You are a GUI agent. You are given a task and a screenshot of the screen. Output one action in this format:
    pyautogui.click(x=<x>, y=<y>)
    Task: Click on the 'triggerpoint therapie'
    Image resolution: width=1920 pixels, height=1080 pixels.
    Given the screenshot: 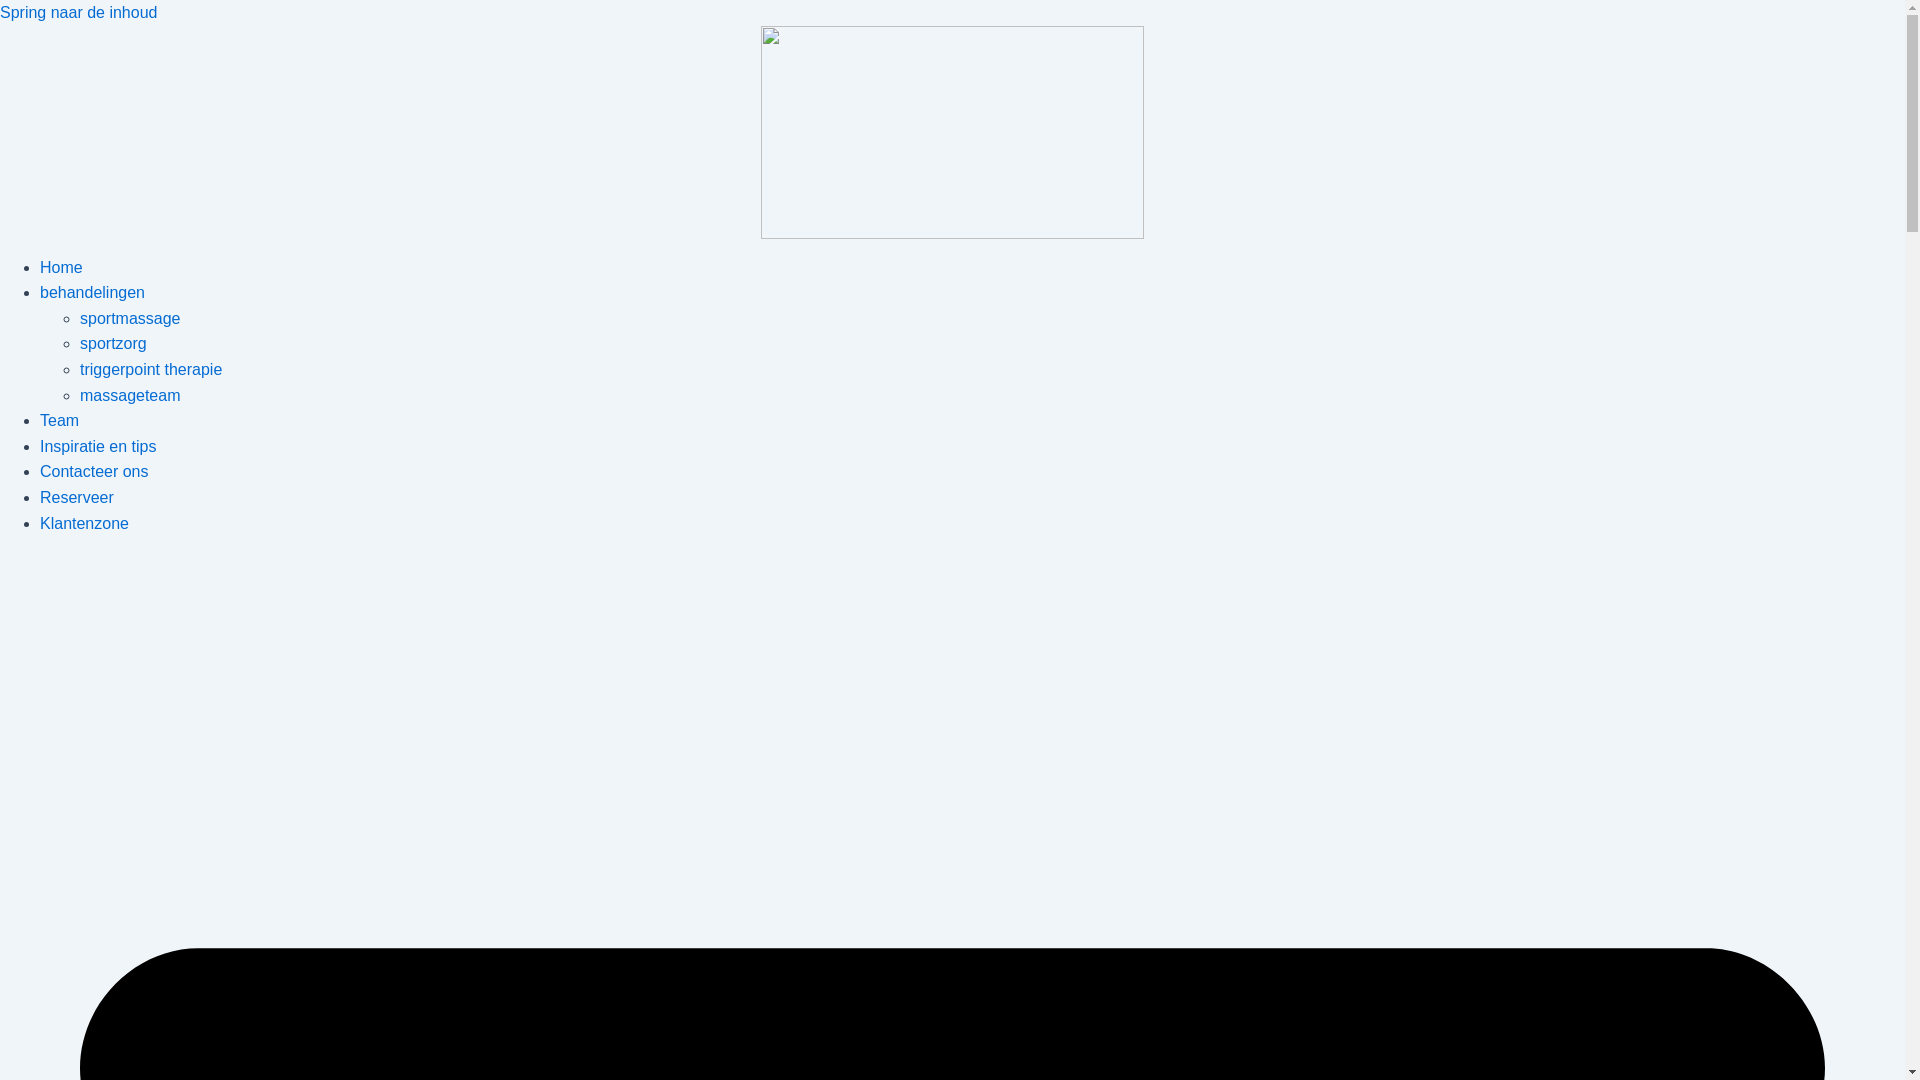 What is the action you would take?
    pyautogui.click(x=80, y=369)
    